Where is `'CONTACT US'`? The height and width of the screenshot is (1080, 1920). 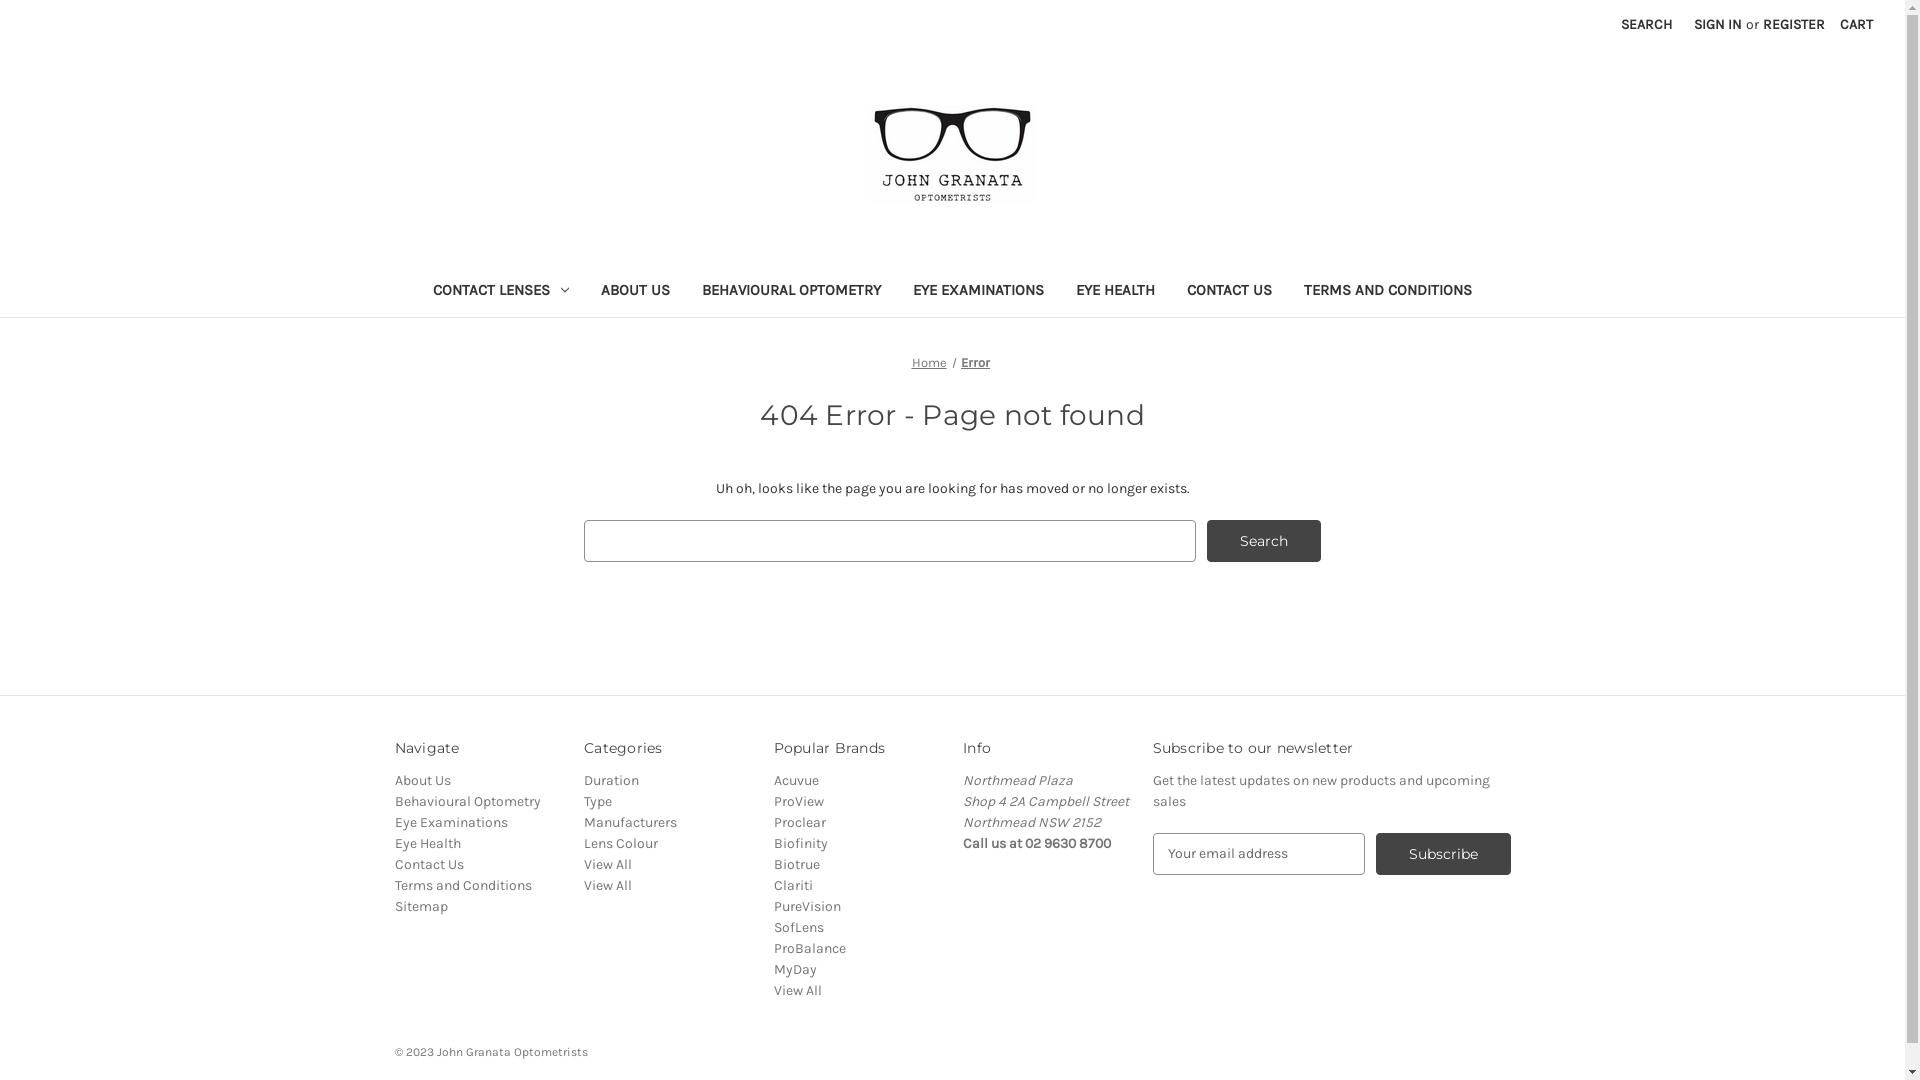 'CONTACT US' is located at coordinates (1171, 292).